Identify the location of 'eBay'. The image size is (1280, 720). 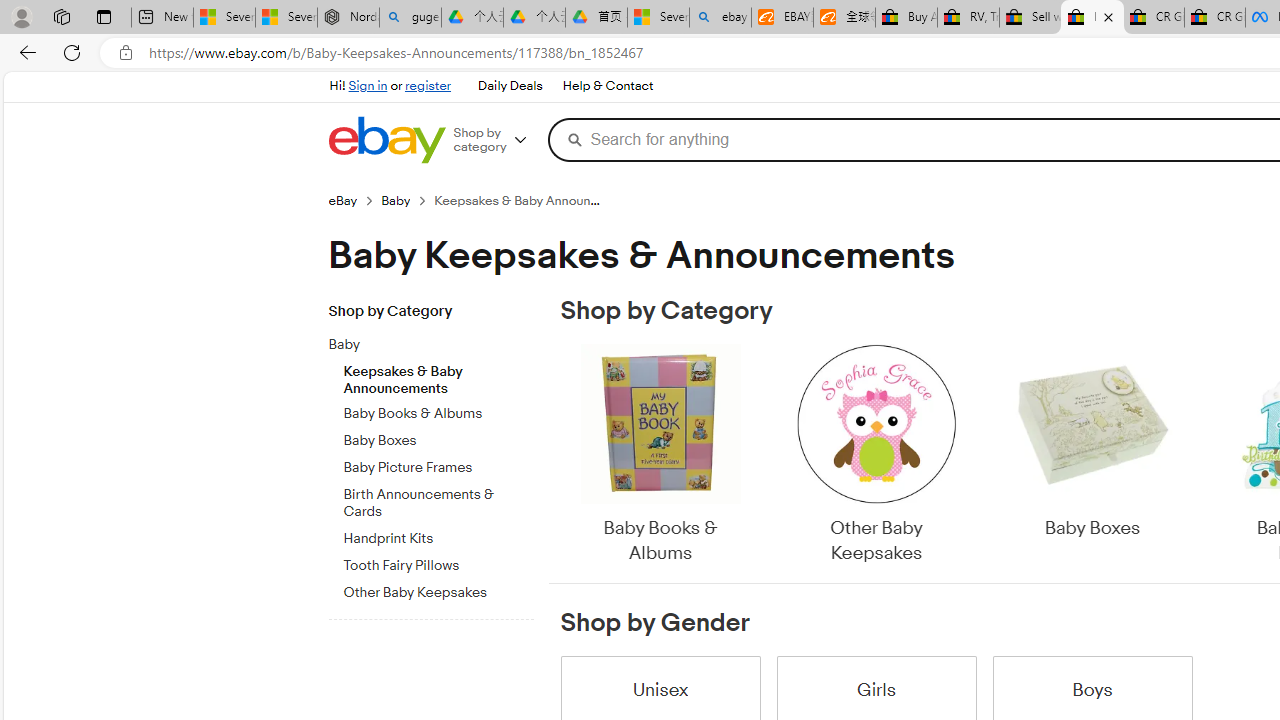
(343, 200).